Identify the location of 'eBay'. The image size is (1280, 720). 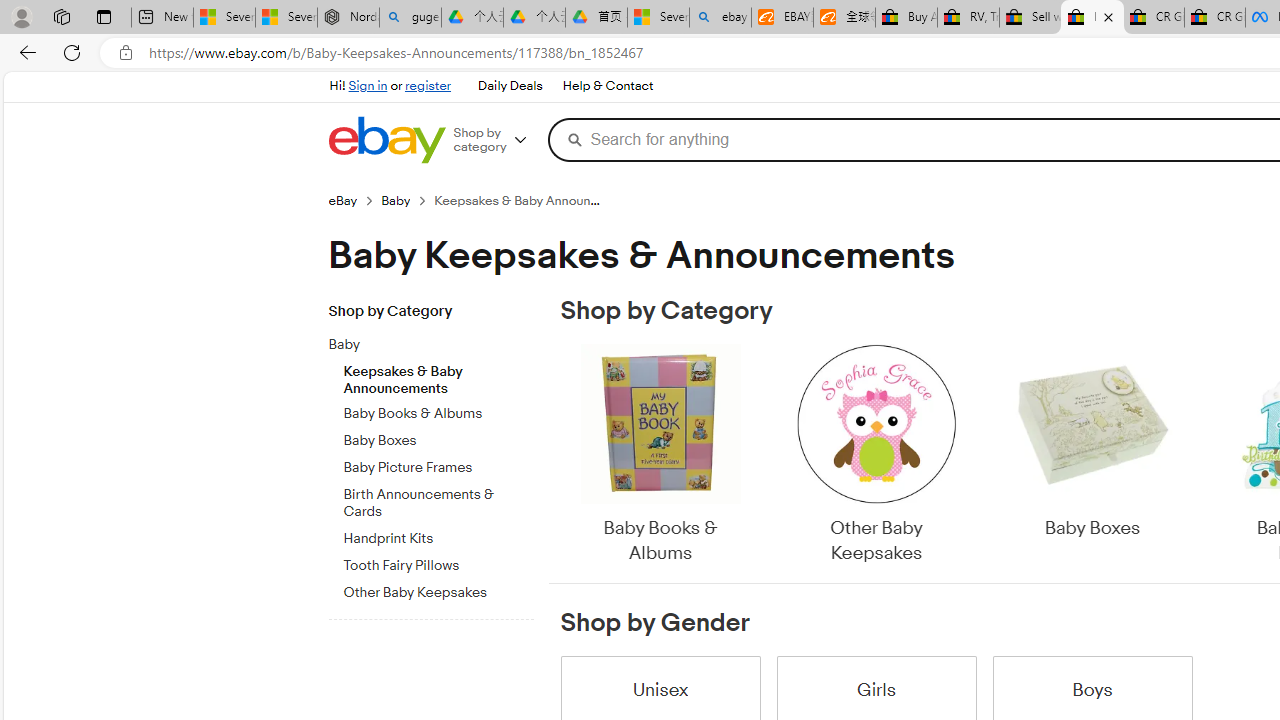
(343, 200).